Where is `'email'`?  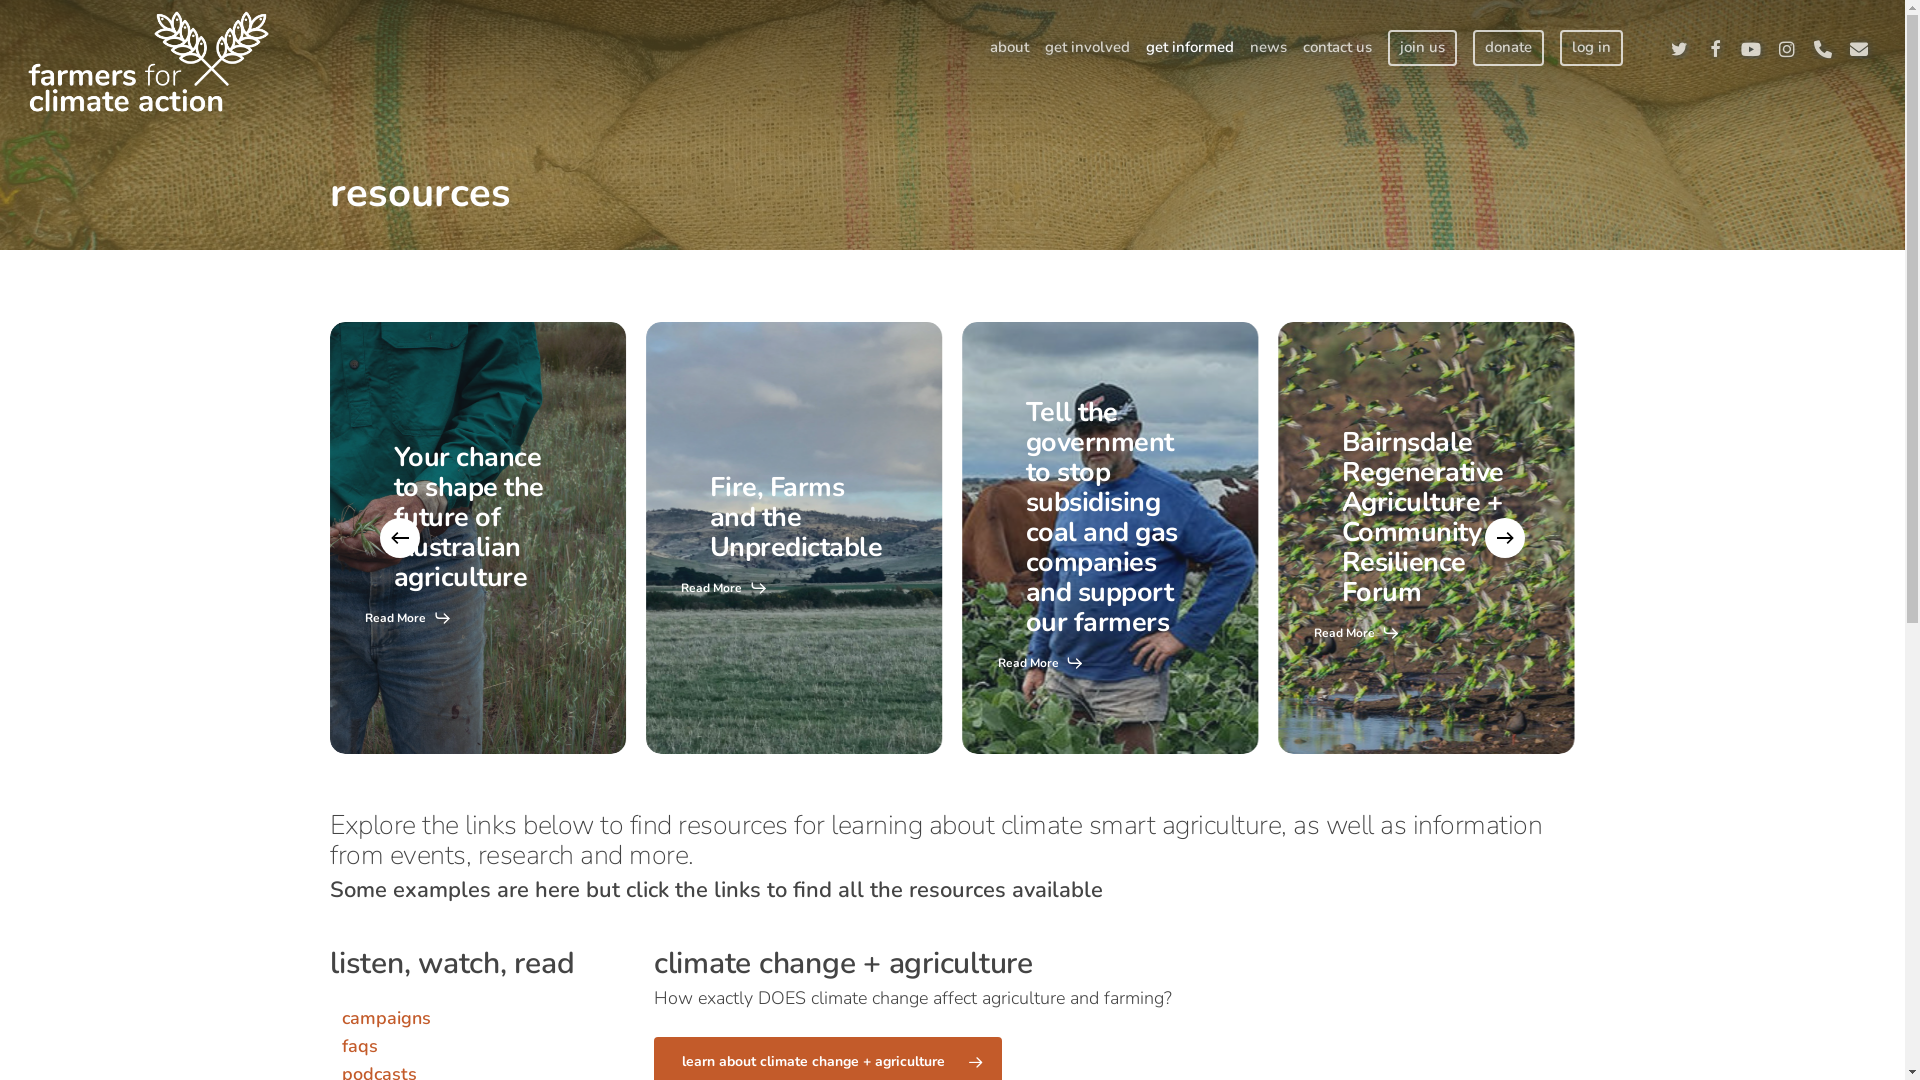 'email' is located at coordinates (1857, 46).